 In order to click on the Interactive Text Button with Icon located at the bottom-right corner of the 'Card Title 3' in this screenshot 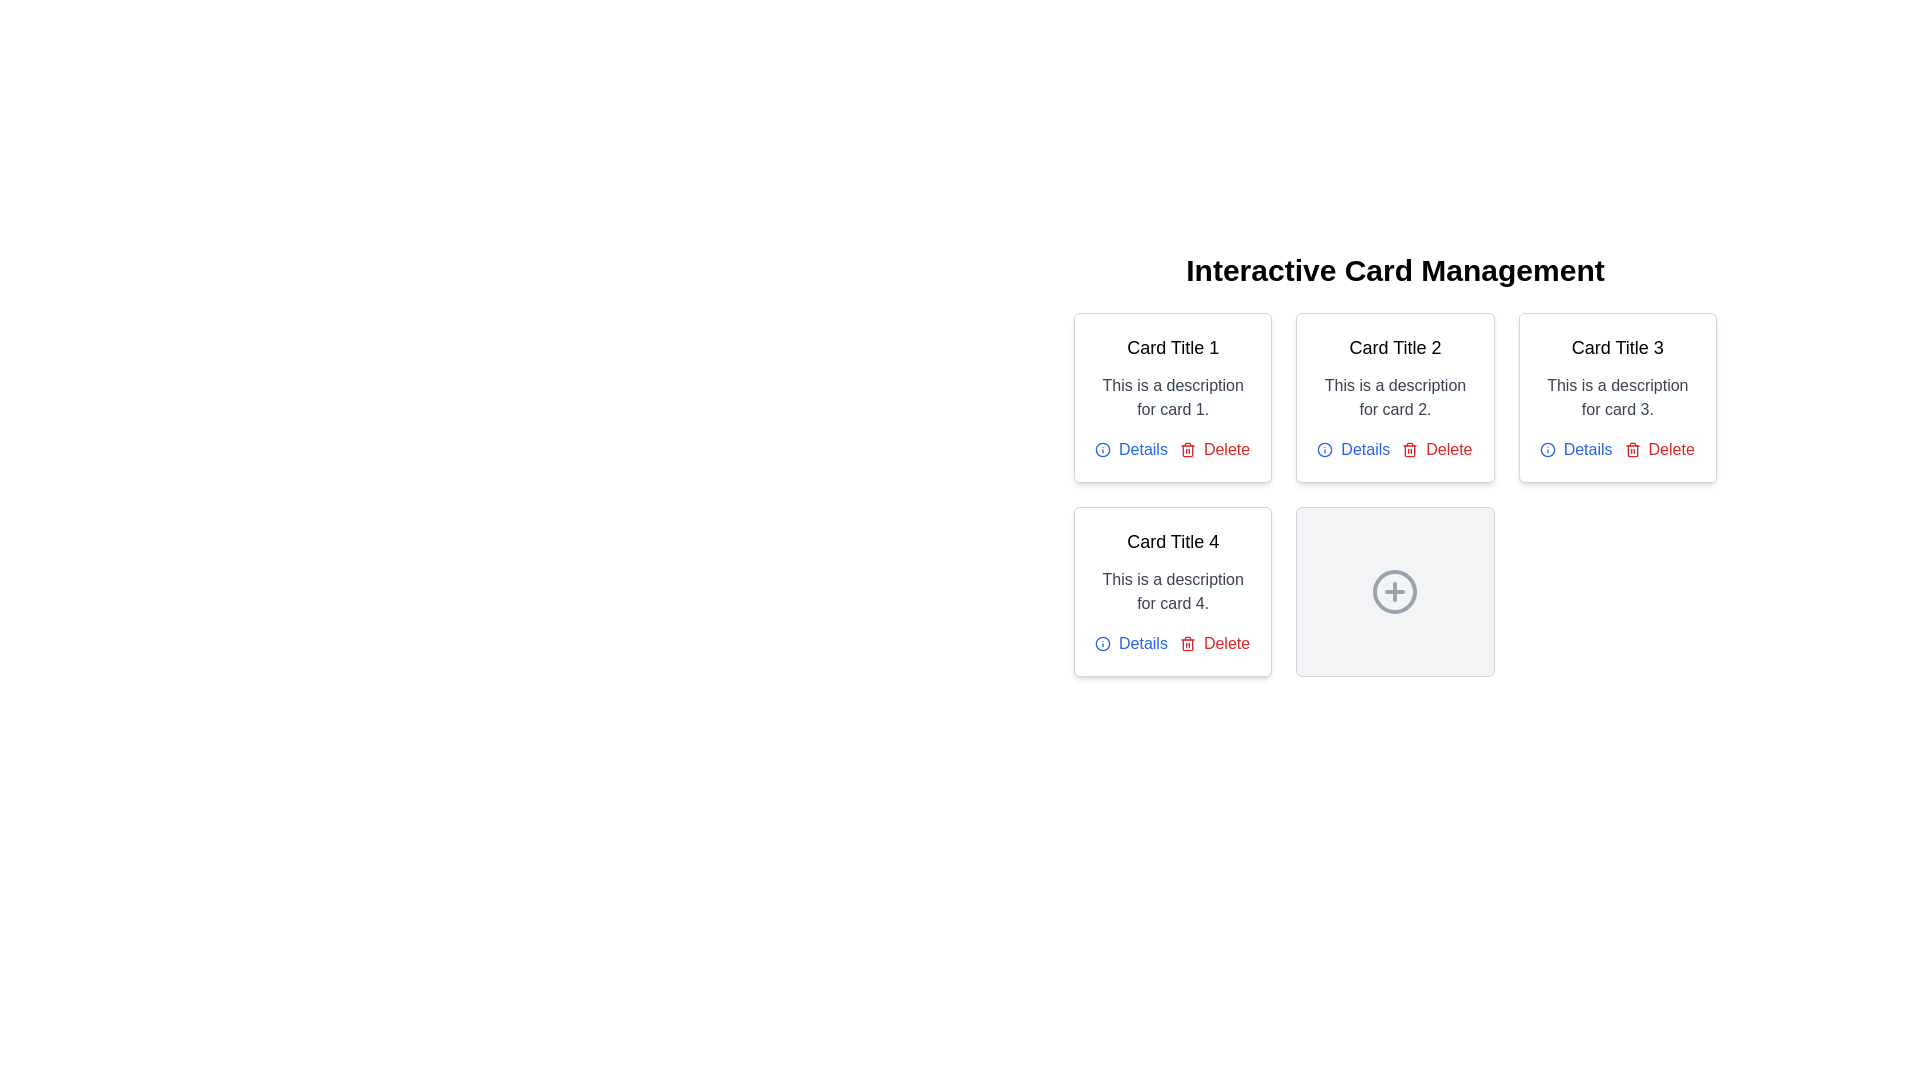, I will do `click(1659, 450)`.